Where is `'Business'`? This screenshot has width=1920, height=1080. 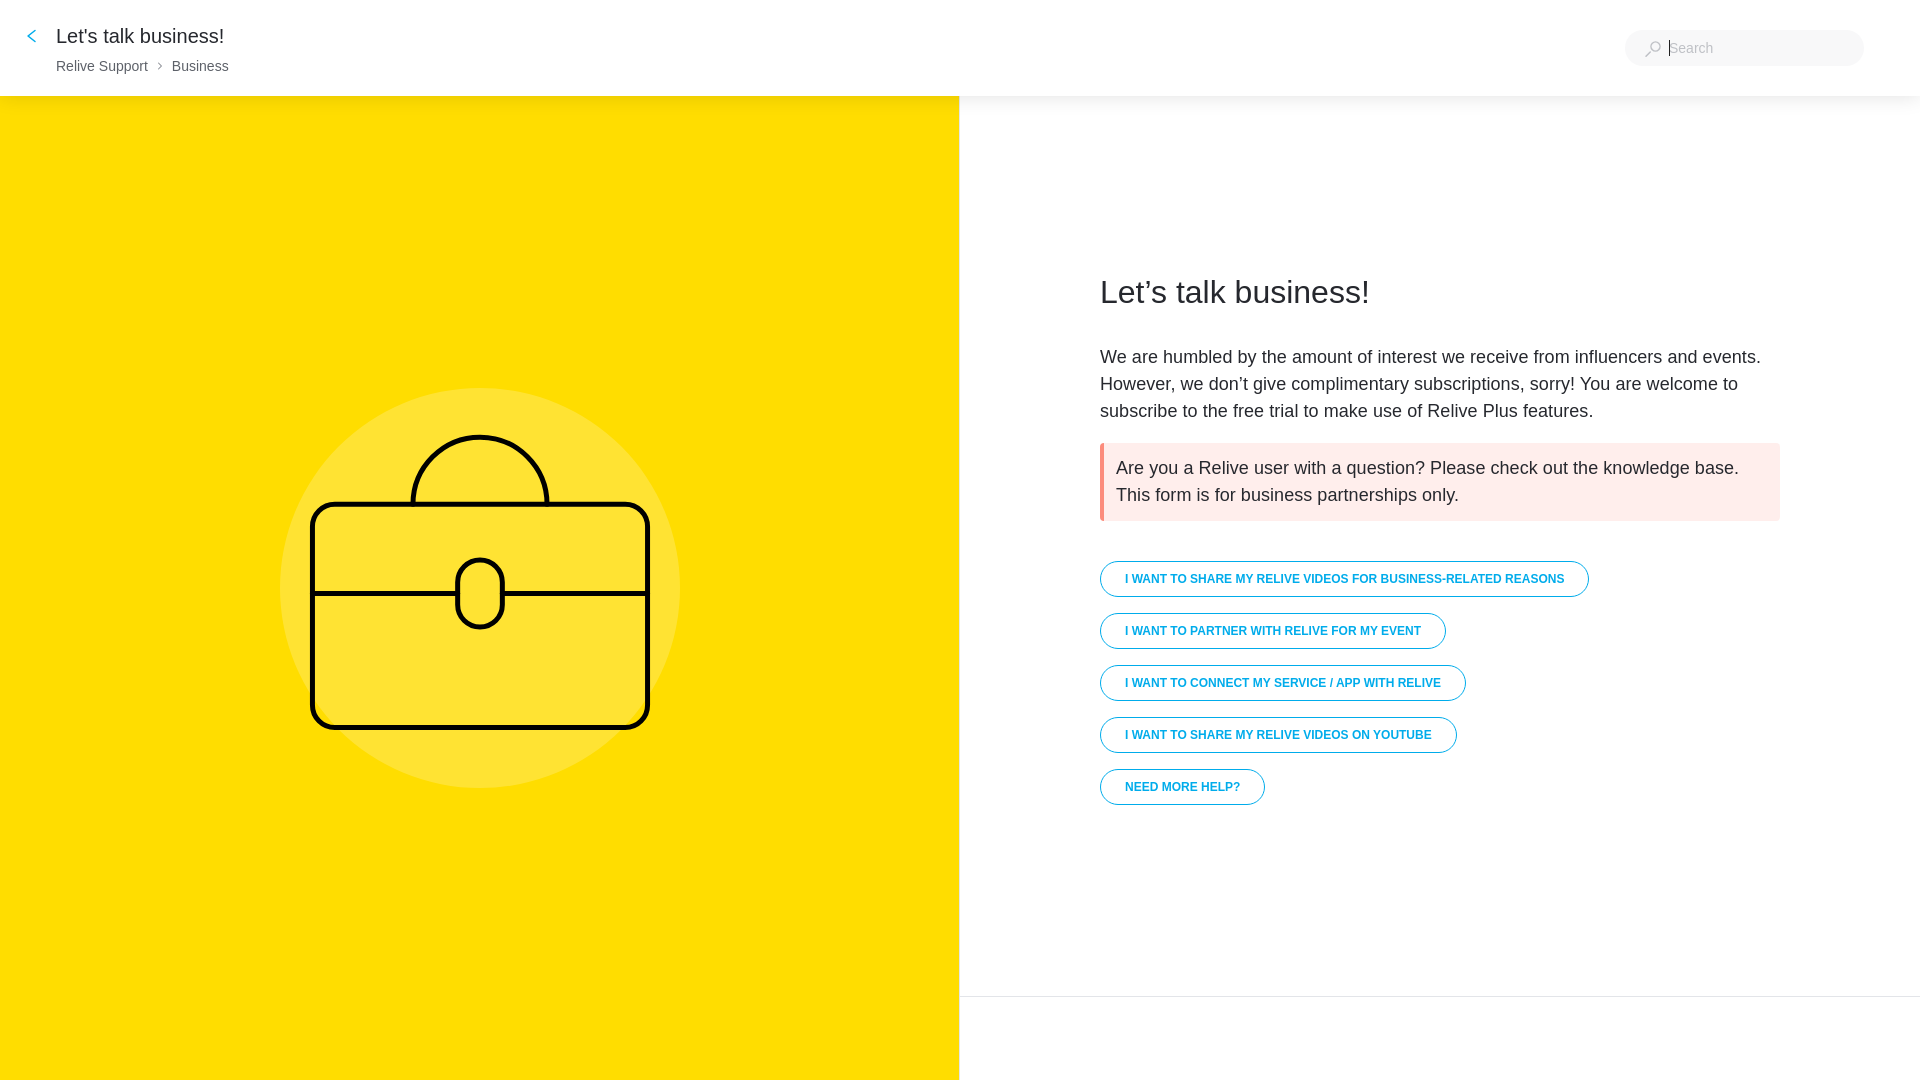 'Business' is located at coordinates (200, 64).